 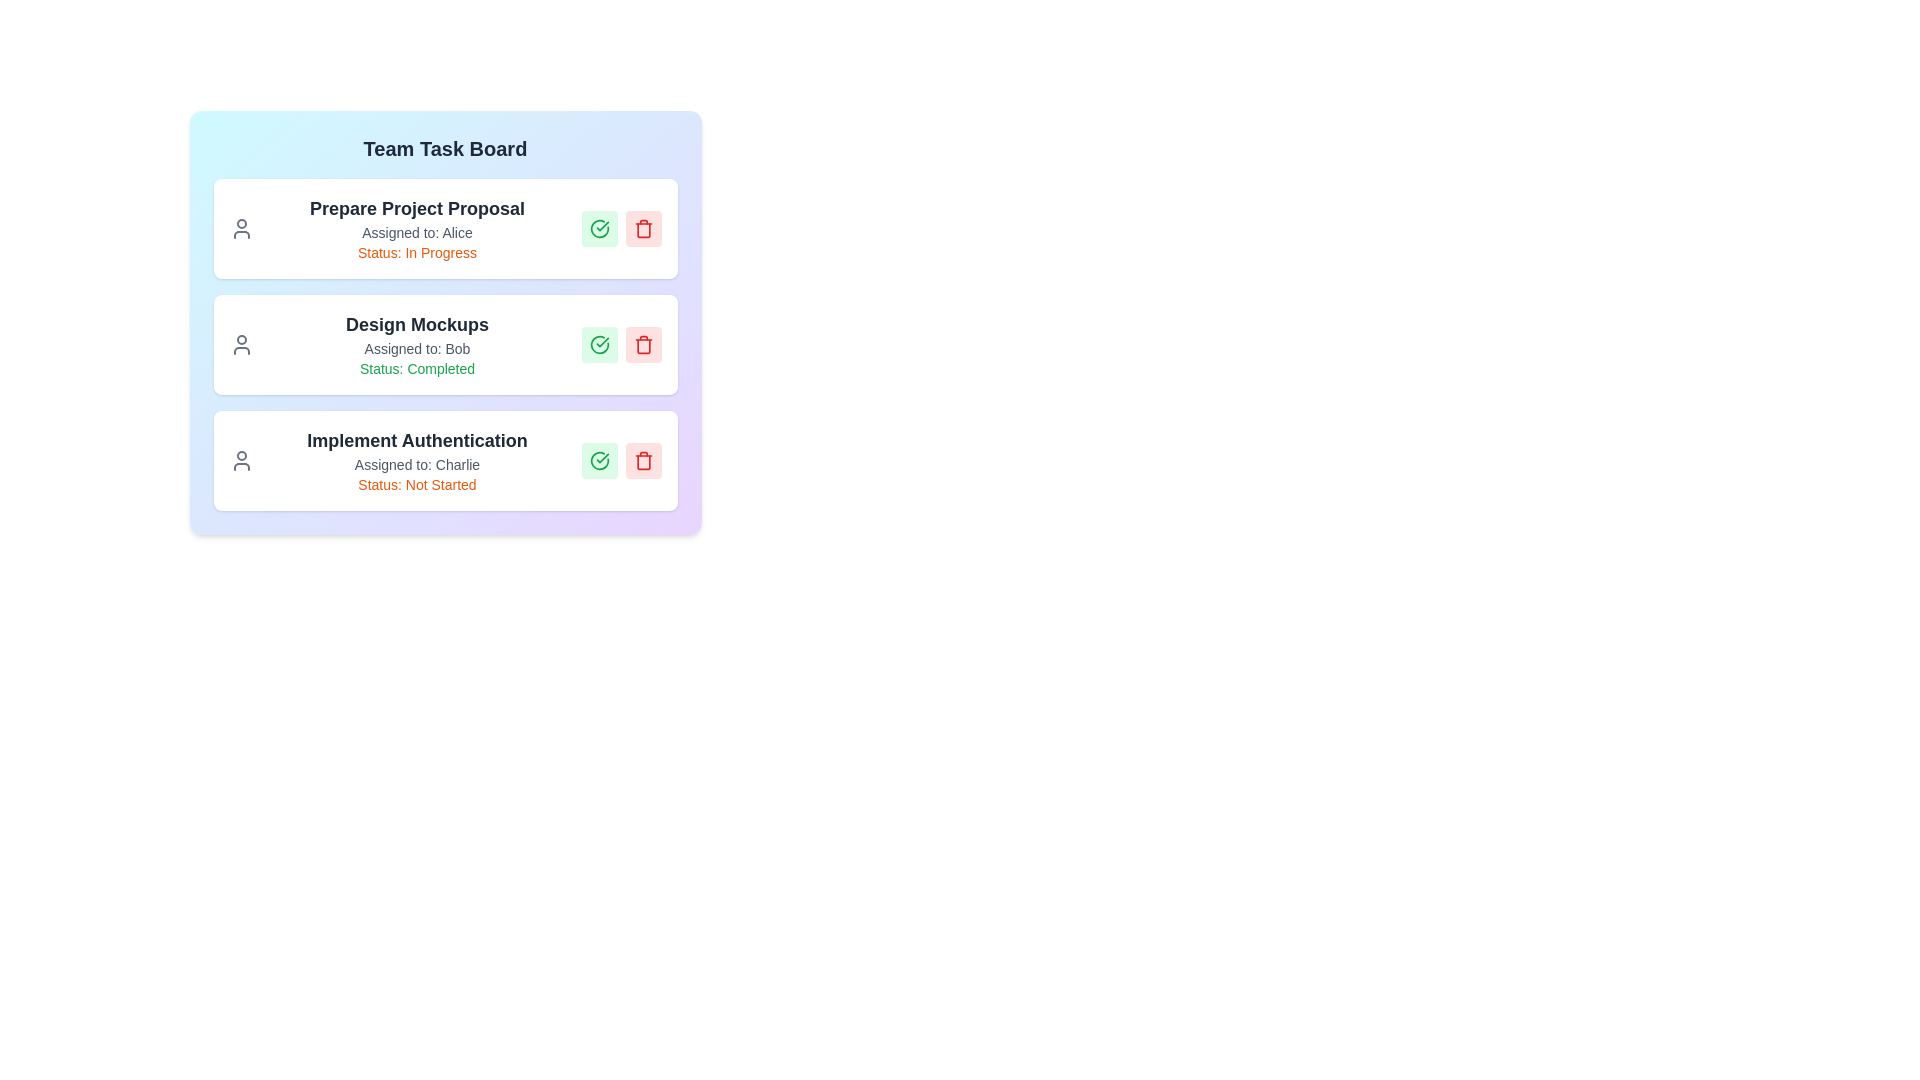 What do you see at coordinates (643, 461) in the screenshot?
I see `trash button for the task titled 'Implement Authentication' to delete it` at bounding box center [643, 461].